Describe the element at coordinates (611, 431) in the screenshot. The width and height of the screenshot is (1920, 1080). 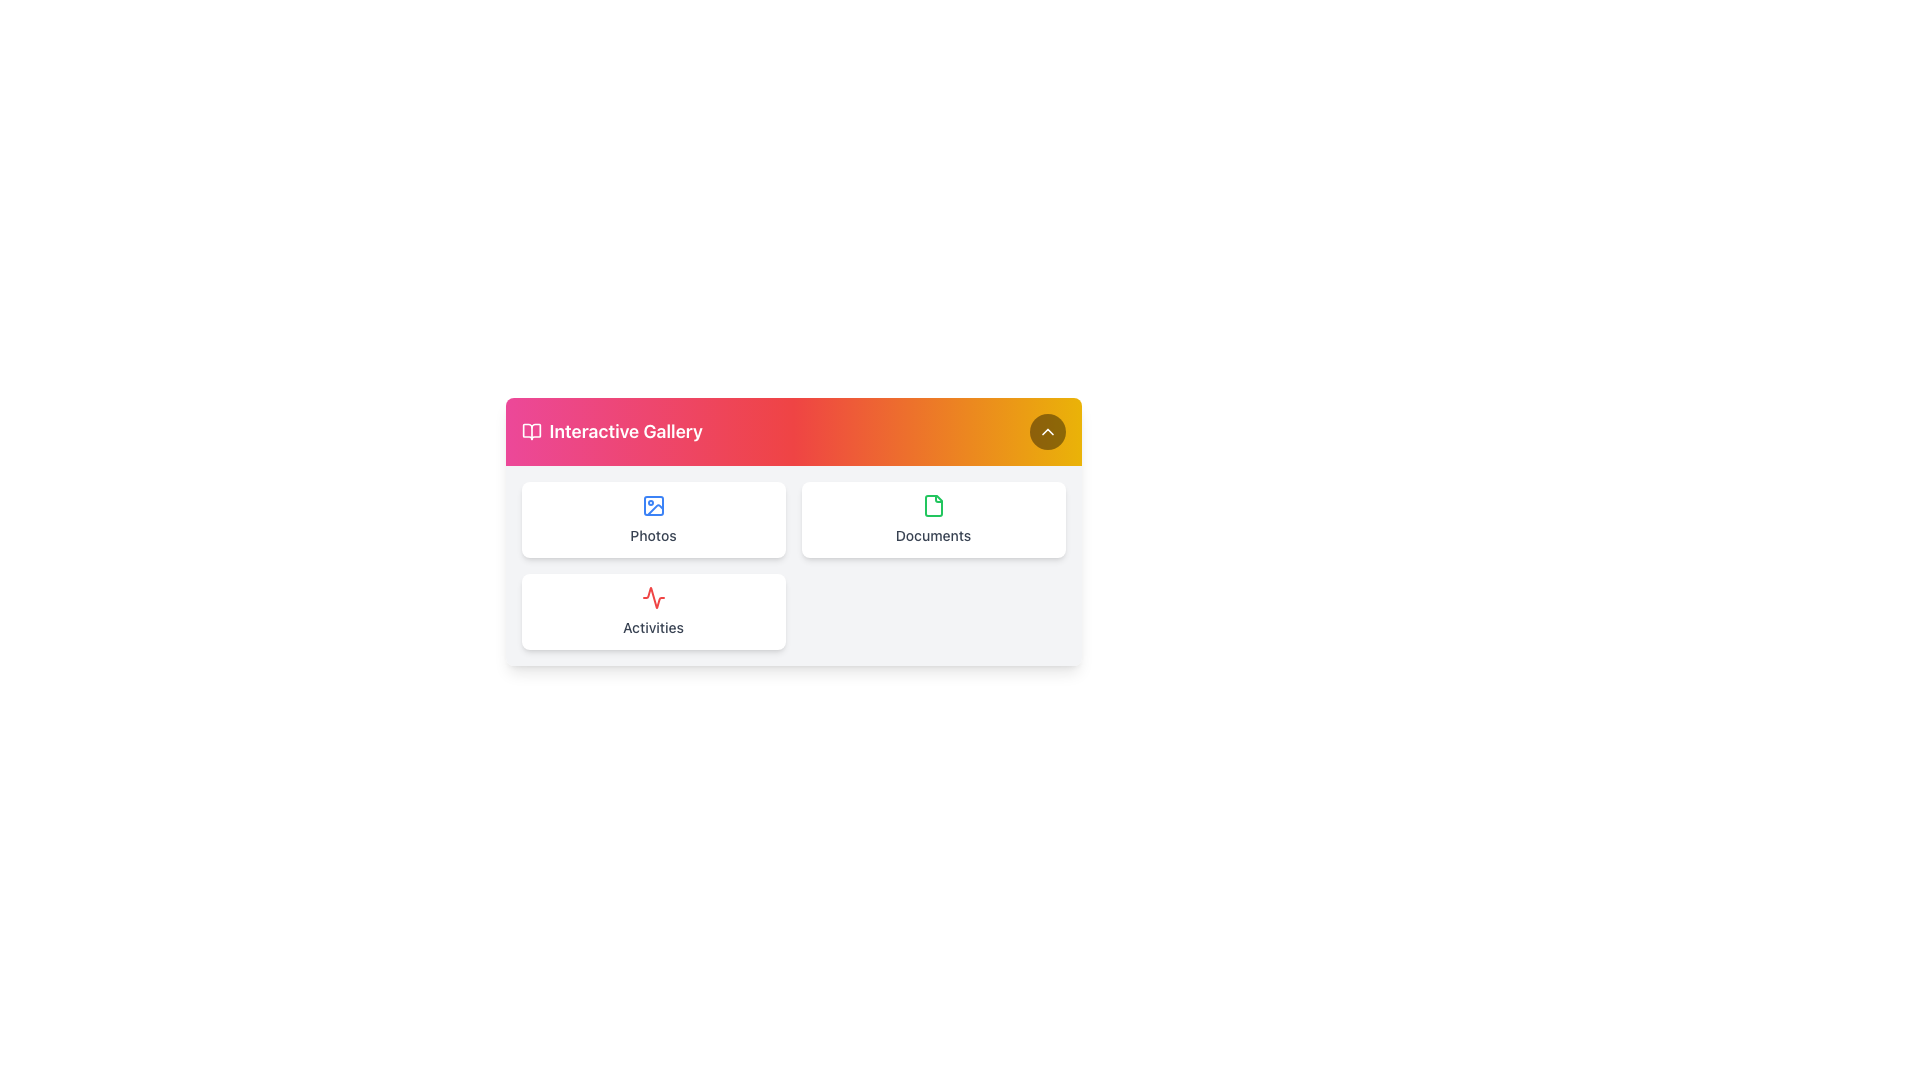
I see `the Header with Icon and Label indicating 'Interactive Gallery' located at the top-left corner of the card` at that location.